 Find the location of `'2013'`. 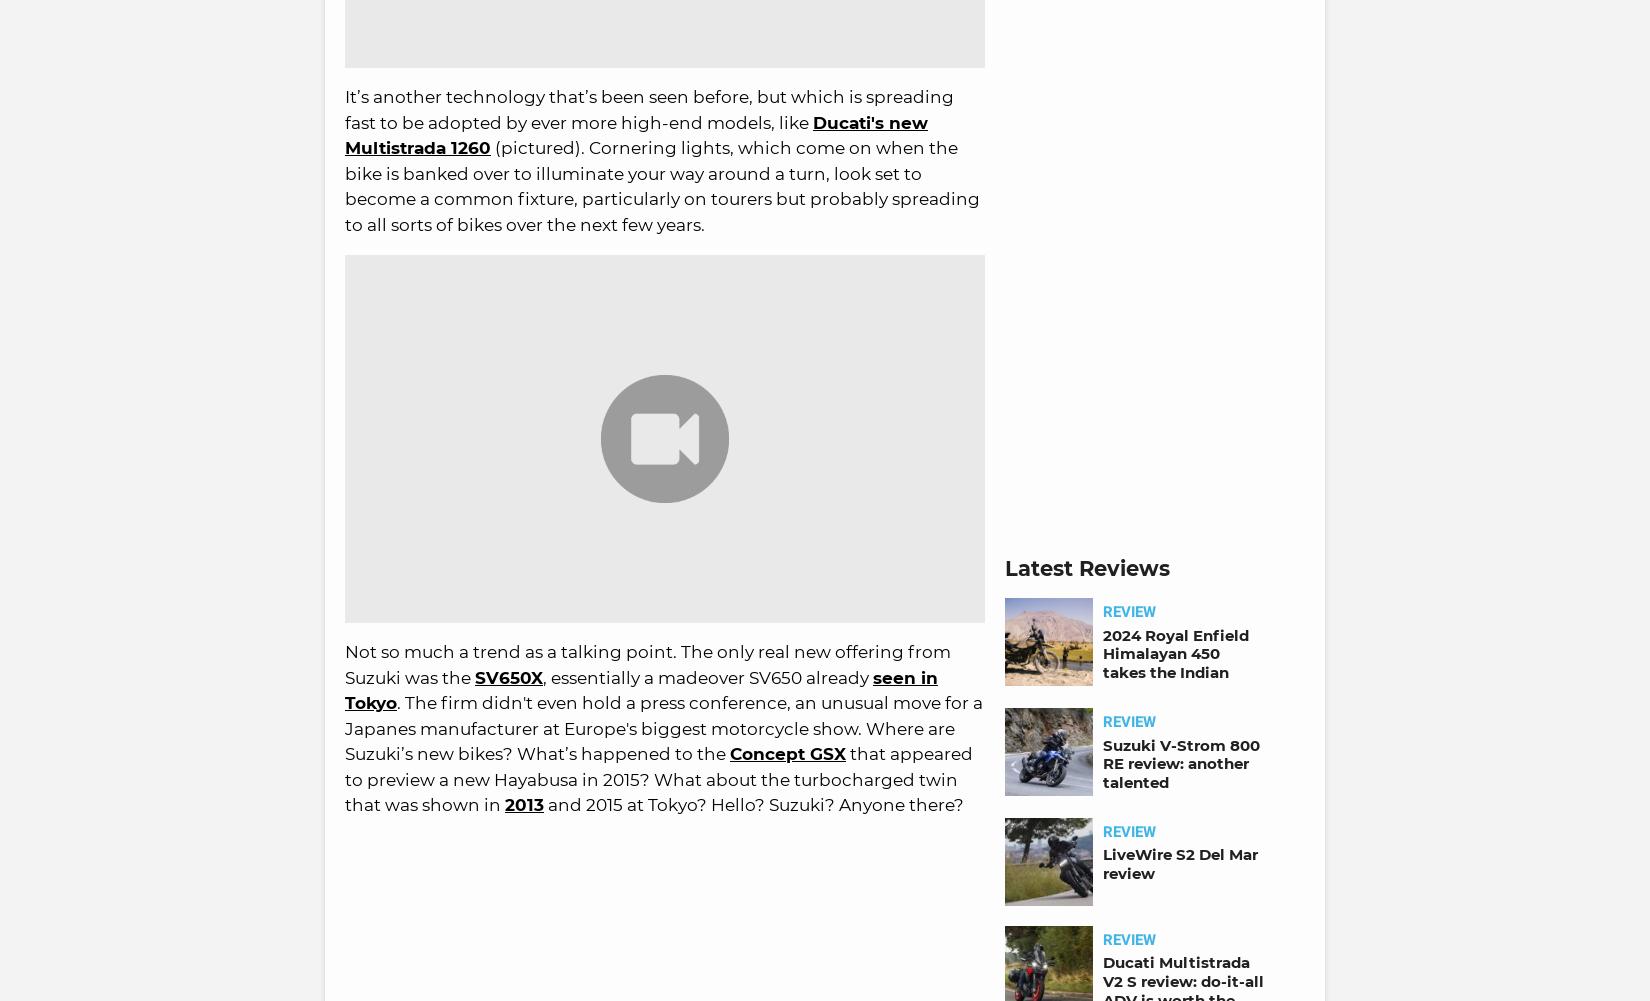

'2013' is located at coordinates (523, 804).